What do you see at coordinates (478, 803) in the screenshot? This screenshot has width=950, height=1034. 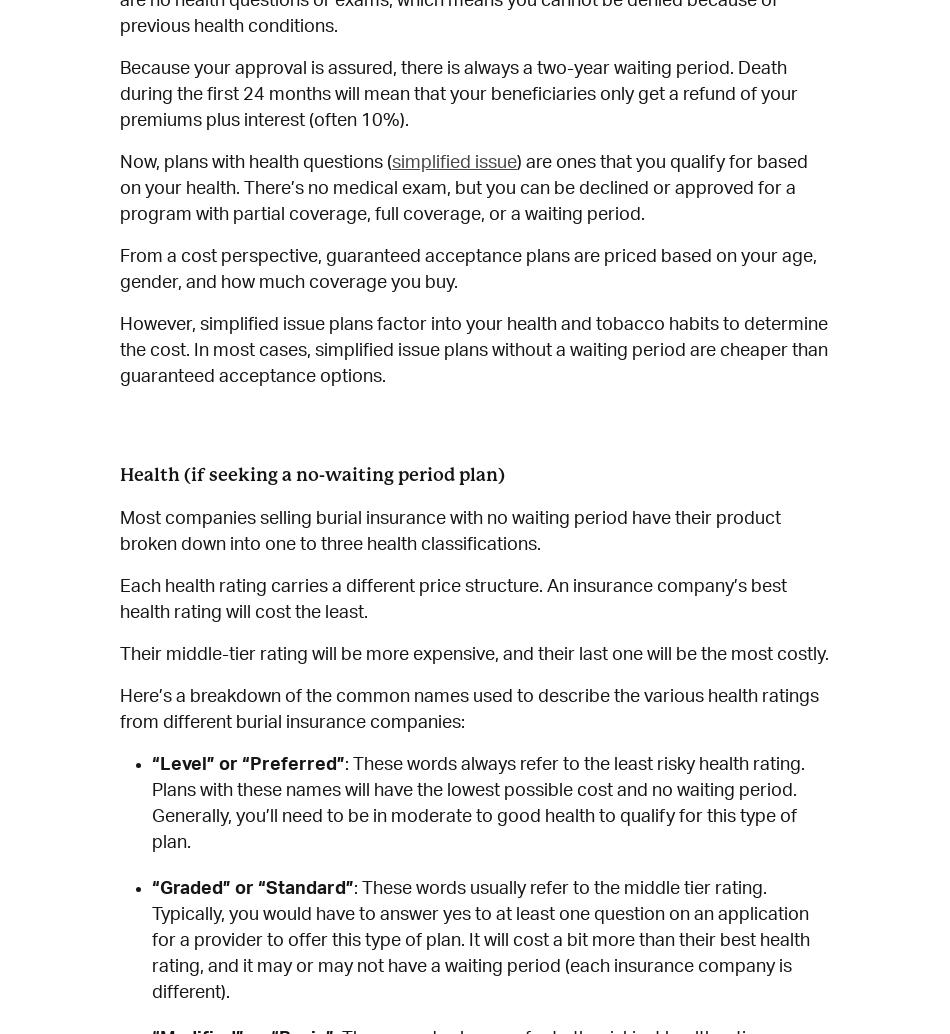 I see `': These words always refer to the least risky health rating. Plans with these names will have the lowest possible cost and no waiting period. Generally, you’ll need to be in moderate to good health to qualify for this type of plan.'` at bounding box center [478, 803].